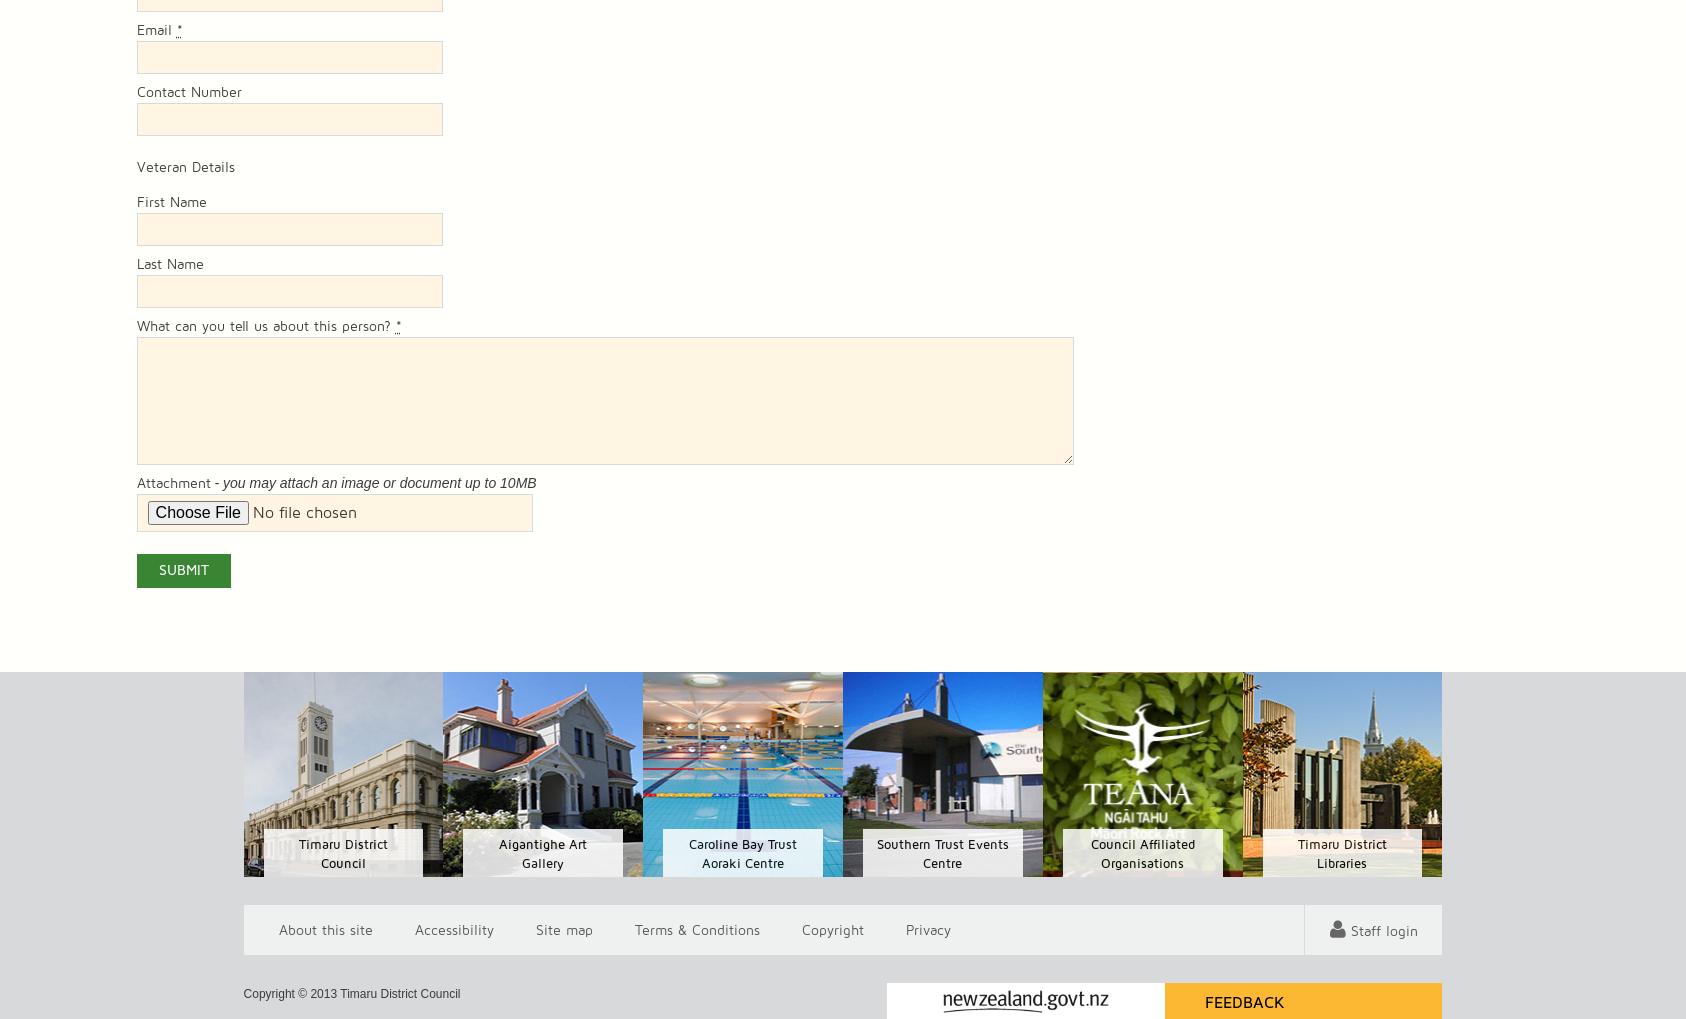 The image size is (1686, 1019). What do you see at coordinates (184, 168) in the screenshot?
I see `'Veteran Details'` at bounding box center [184, 168].